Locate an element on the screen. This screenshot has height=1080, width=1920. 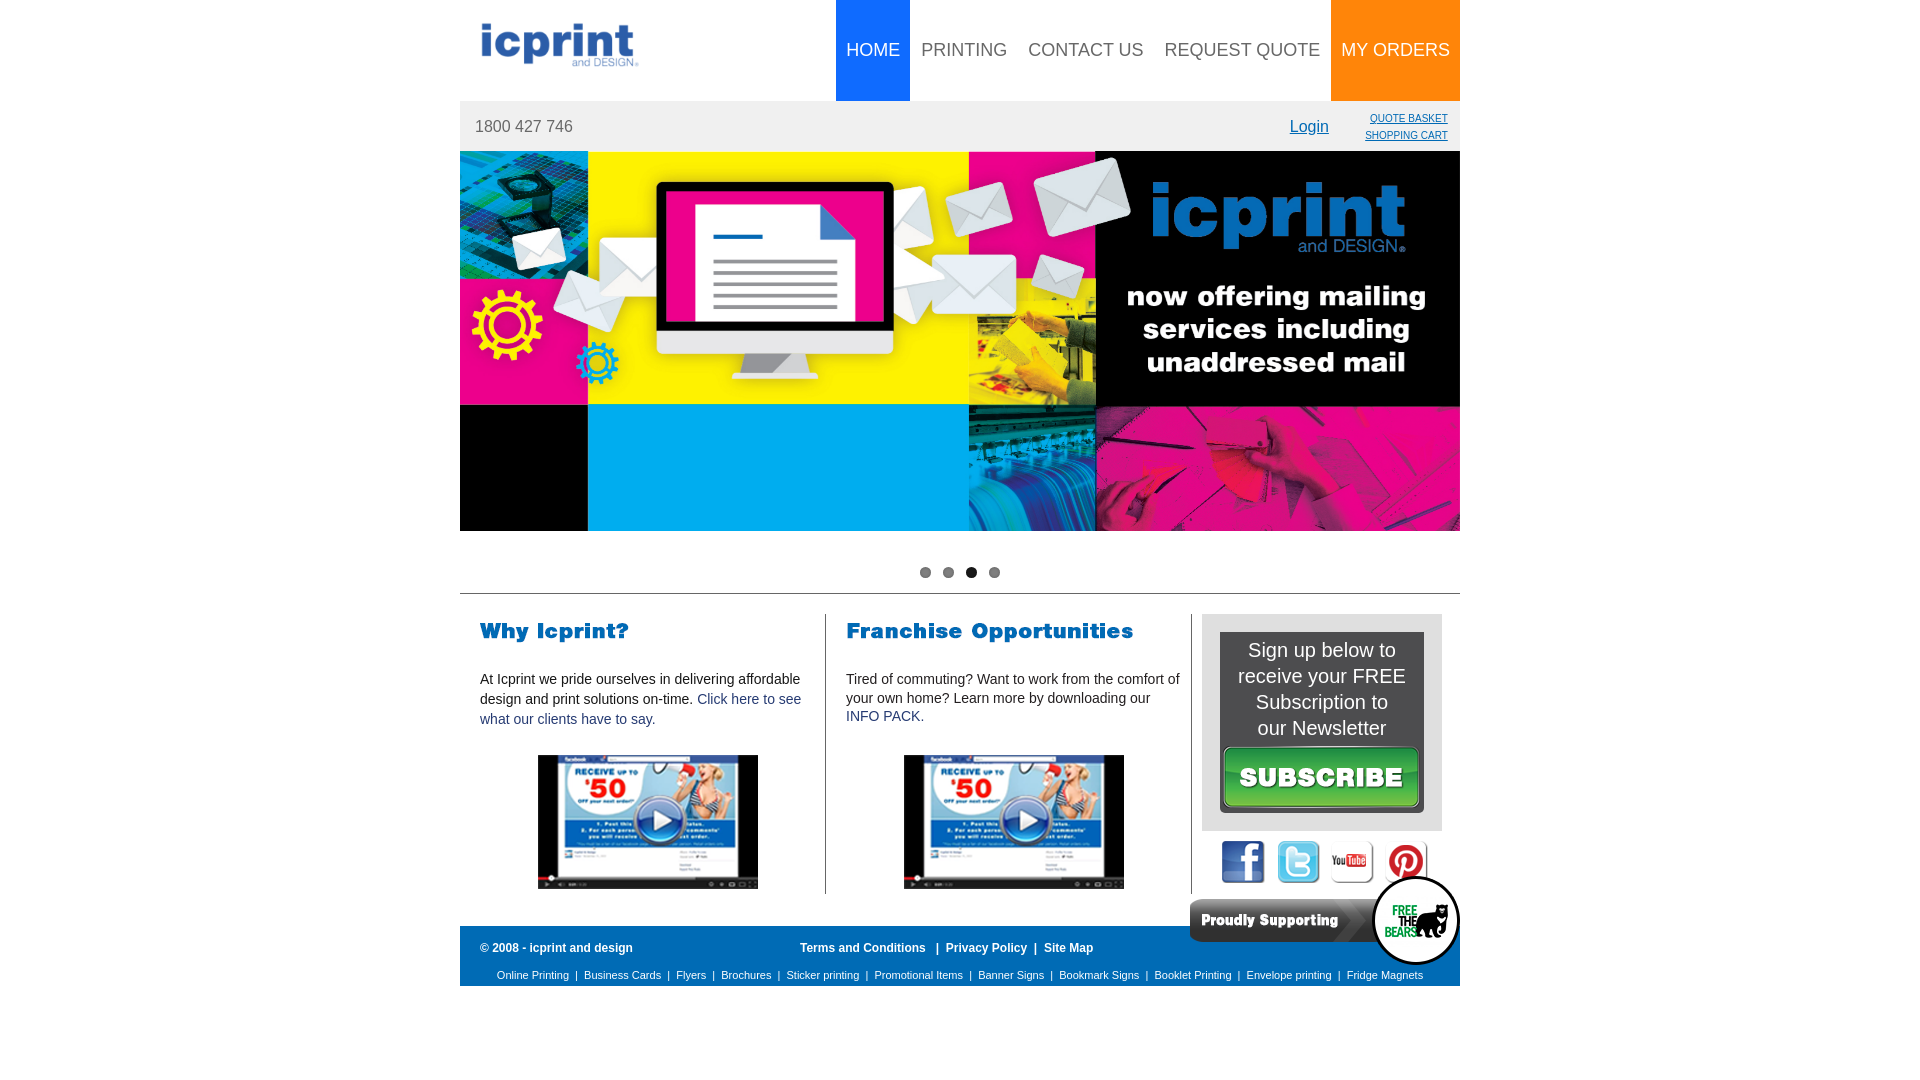
'Click here to see is located at coordinates (640, 708).